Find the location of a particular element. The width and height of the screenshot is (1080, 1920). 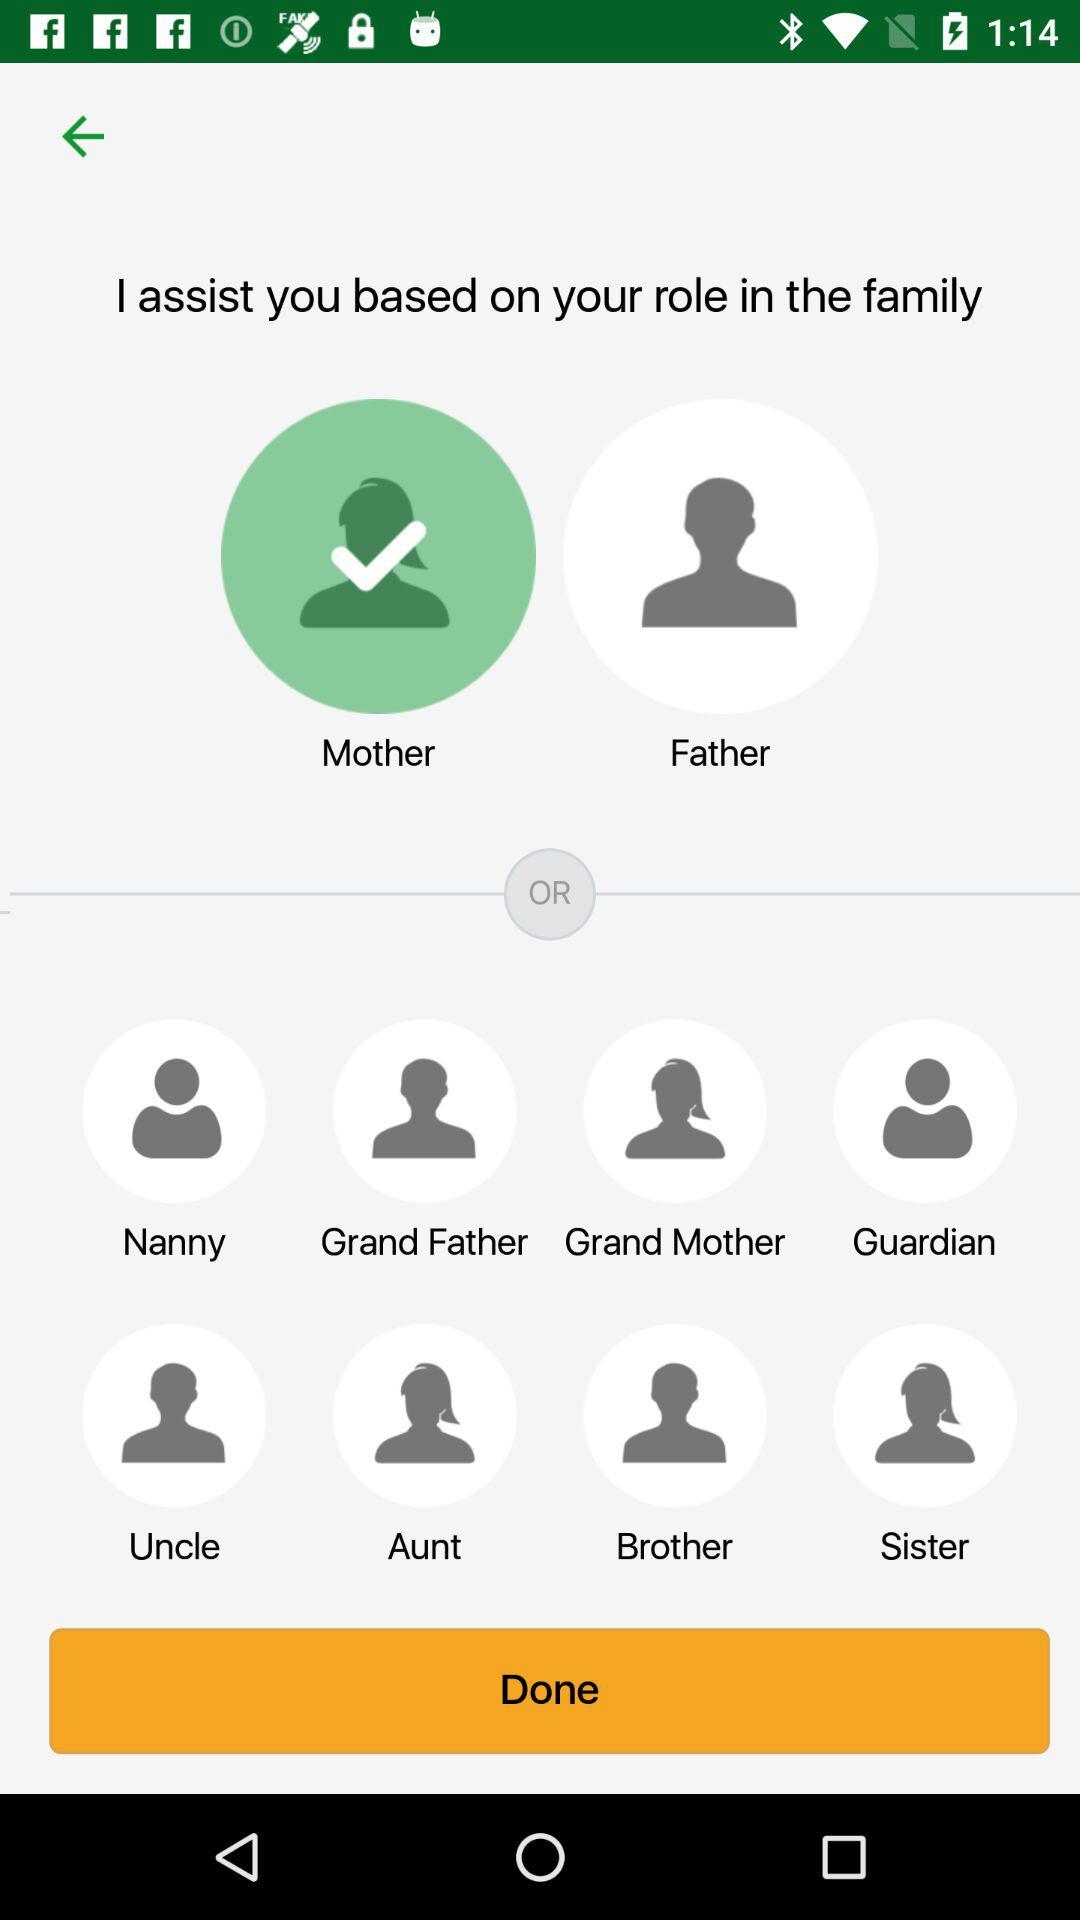

grand father is located at coordinates (414, 1110).